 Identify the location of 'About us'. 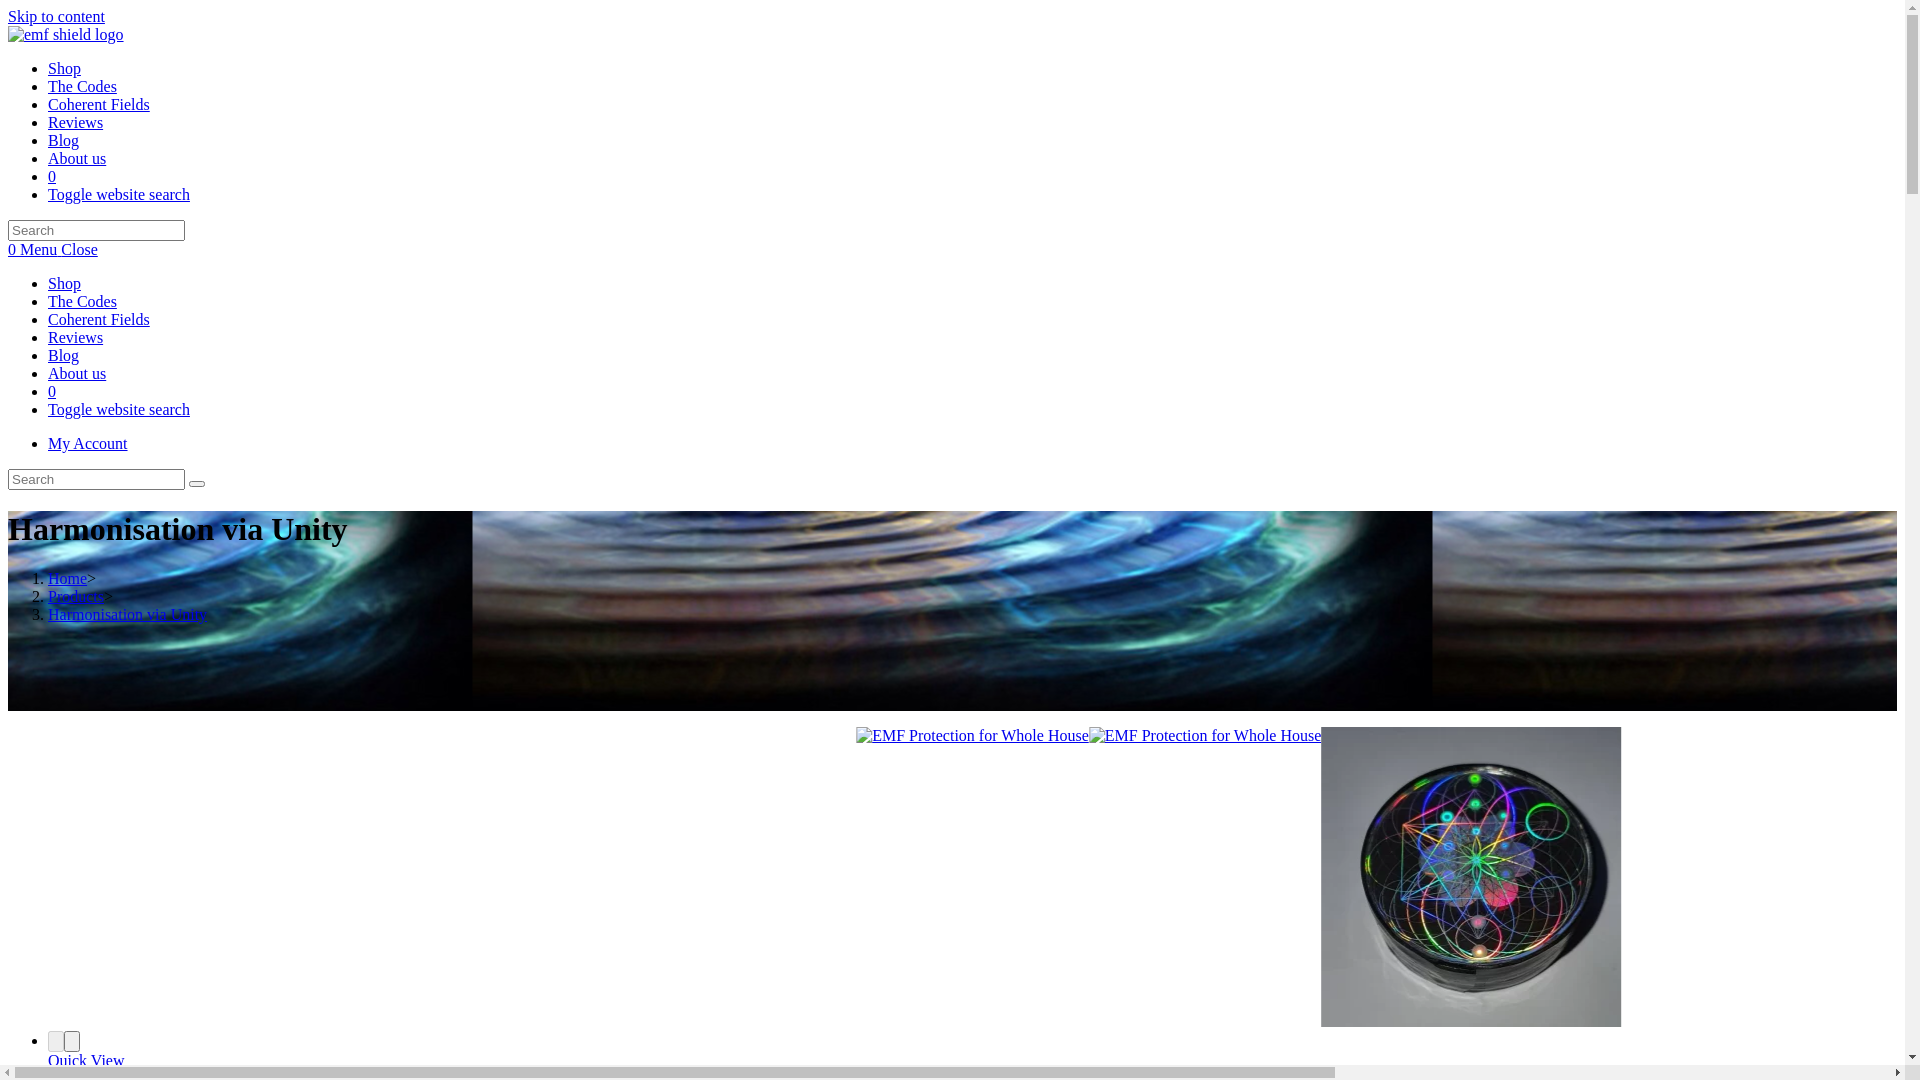
(76, 157).